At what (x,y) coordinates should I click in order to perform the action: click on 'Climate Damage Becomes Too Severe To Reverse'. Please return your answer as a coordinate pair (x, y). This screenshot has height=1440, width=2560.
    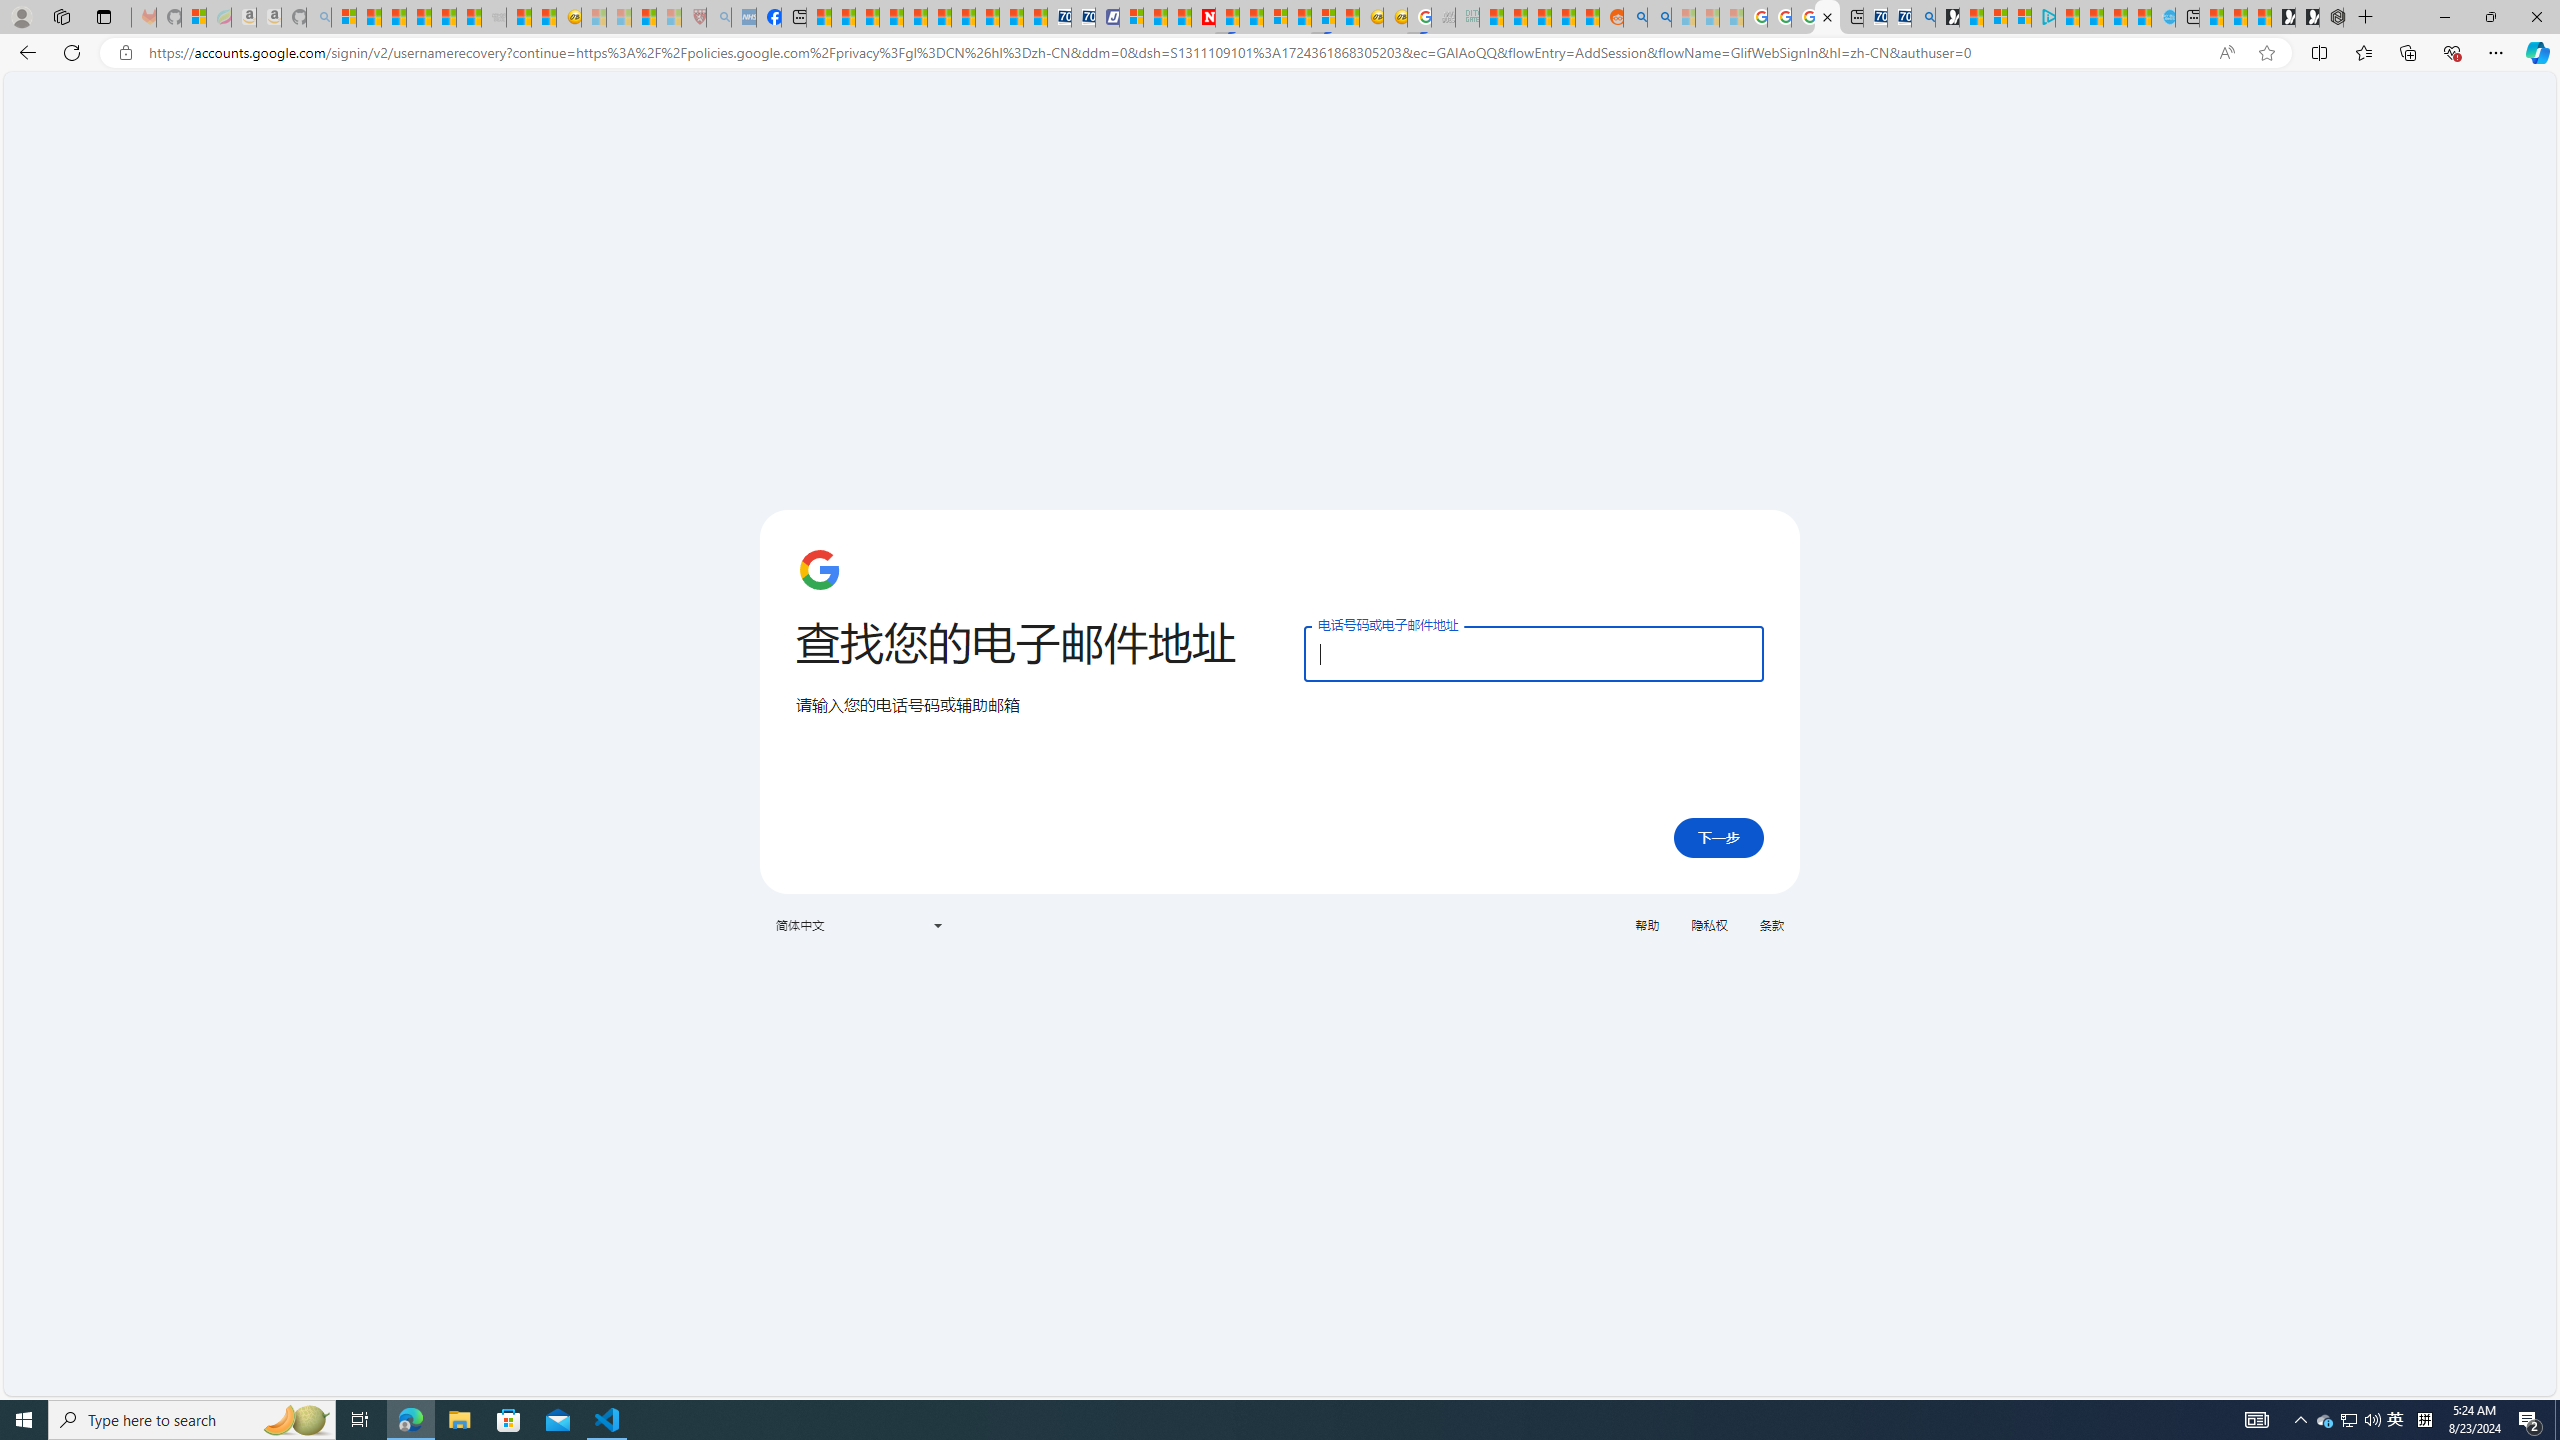
    Looking at the image, I should click on (889, 16).